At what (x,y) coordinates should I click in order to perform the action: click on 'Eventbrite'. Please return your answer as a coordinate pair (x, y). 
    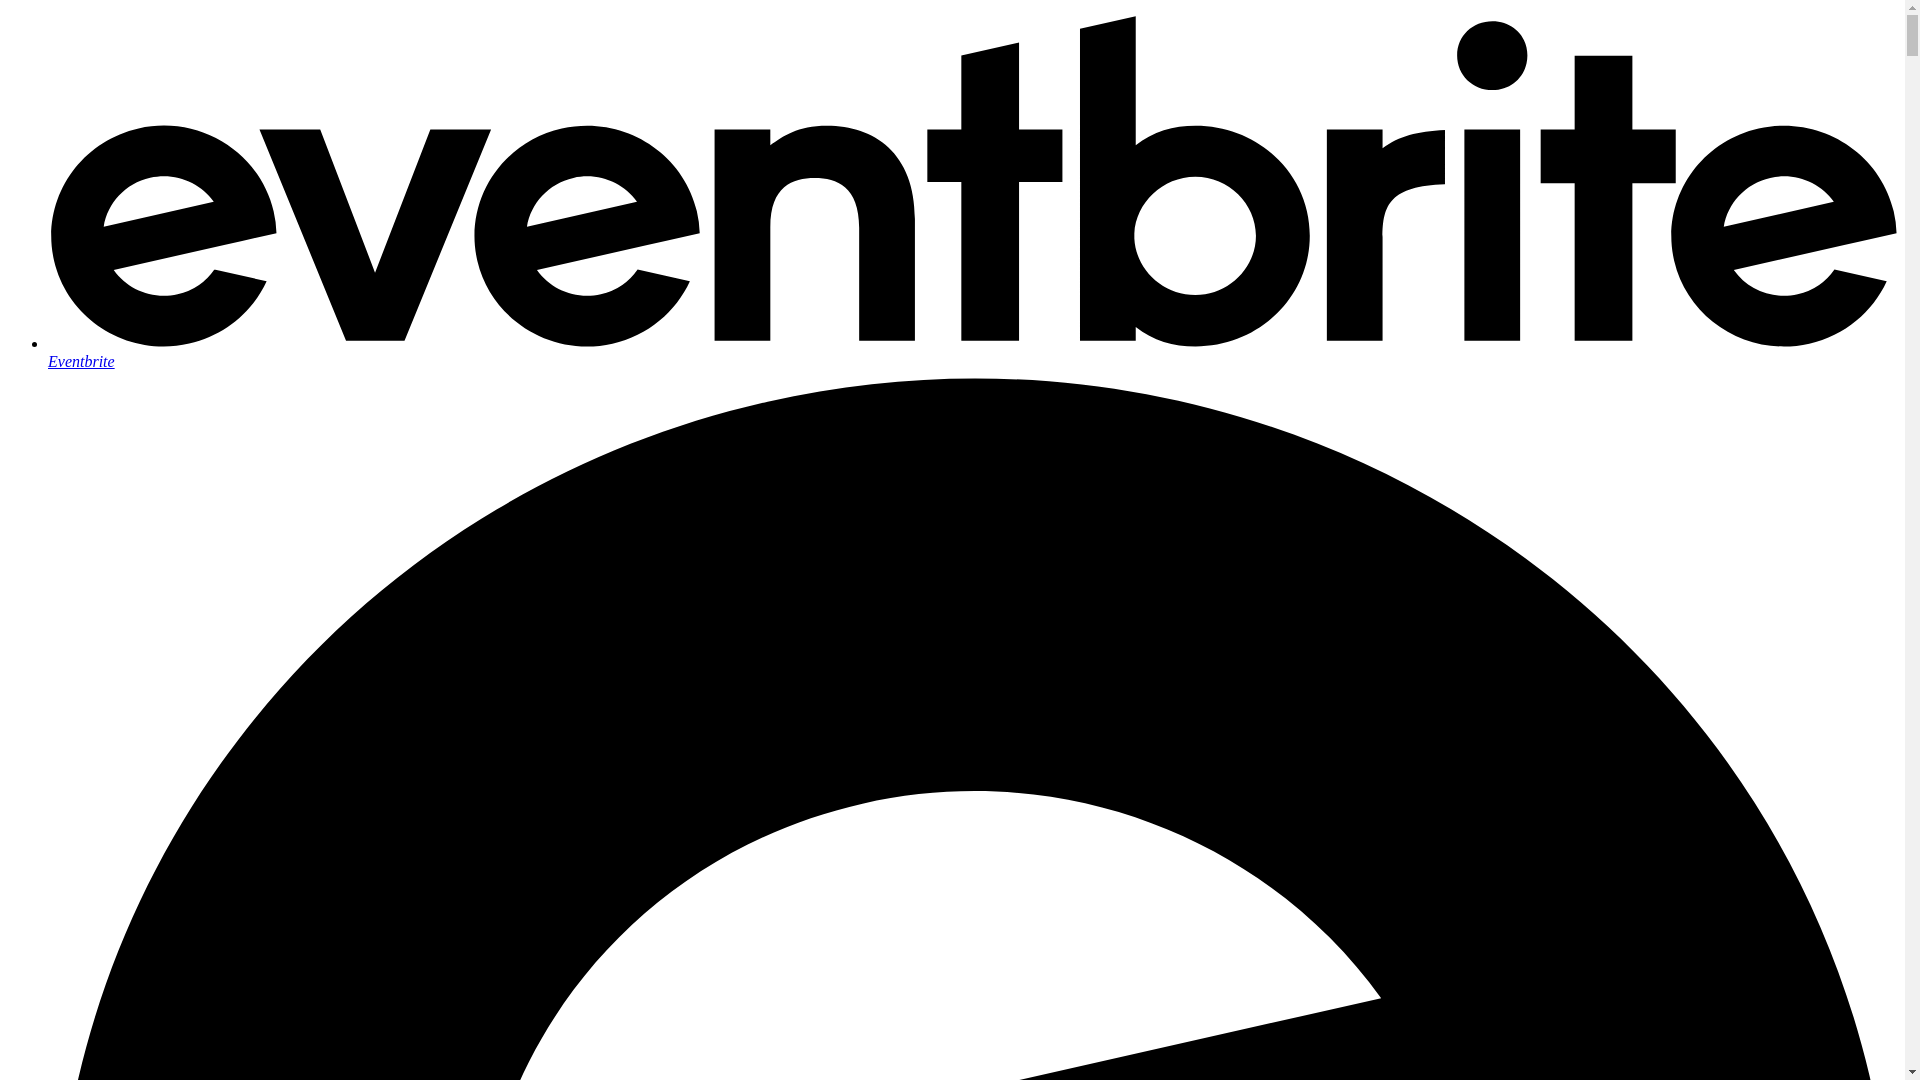
    Looking at the image, I should click on (972, 351).